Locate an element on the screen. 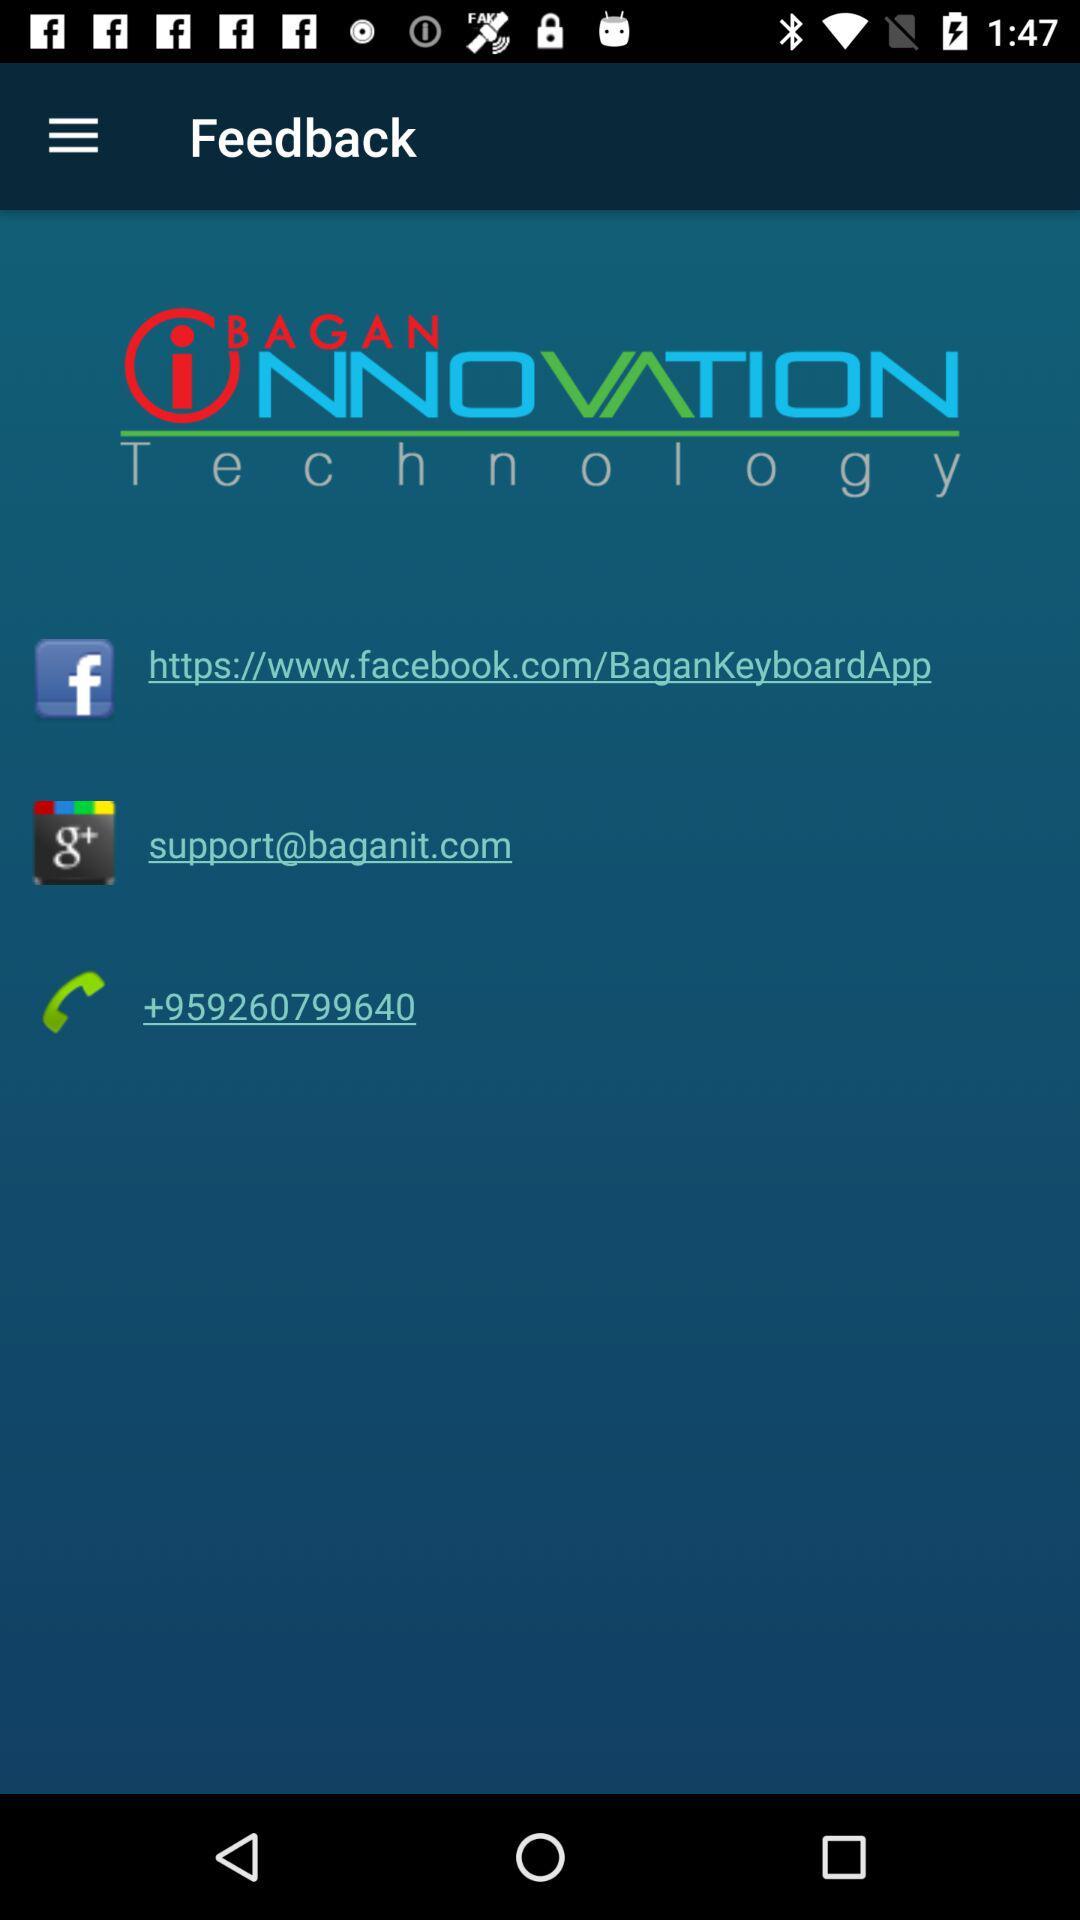  the item above +959260799640 icon is located at coordinates (329, 843).